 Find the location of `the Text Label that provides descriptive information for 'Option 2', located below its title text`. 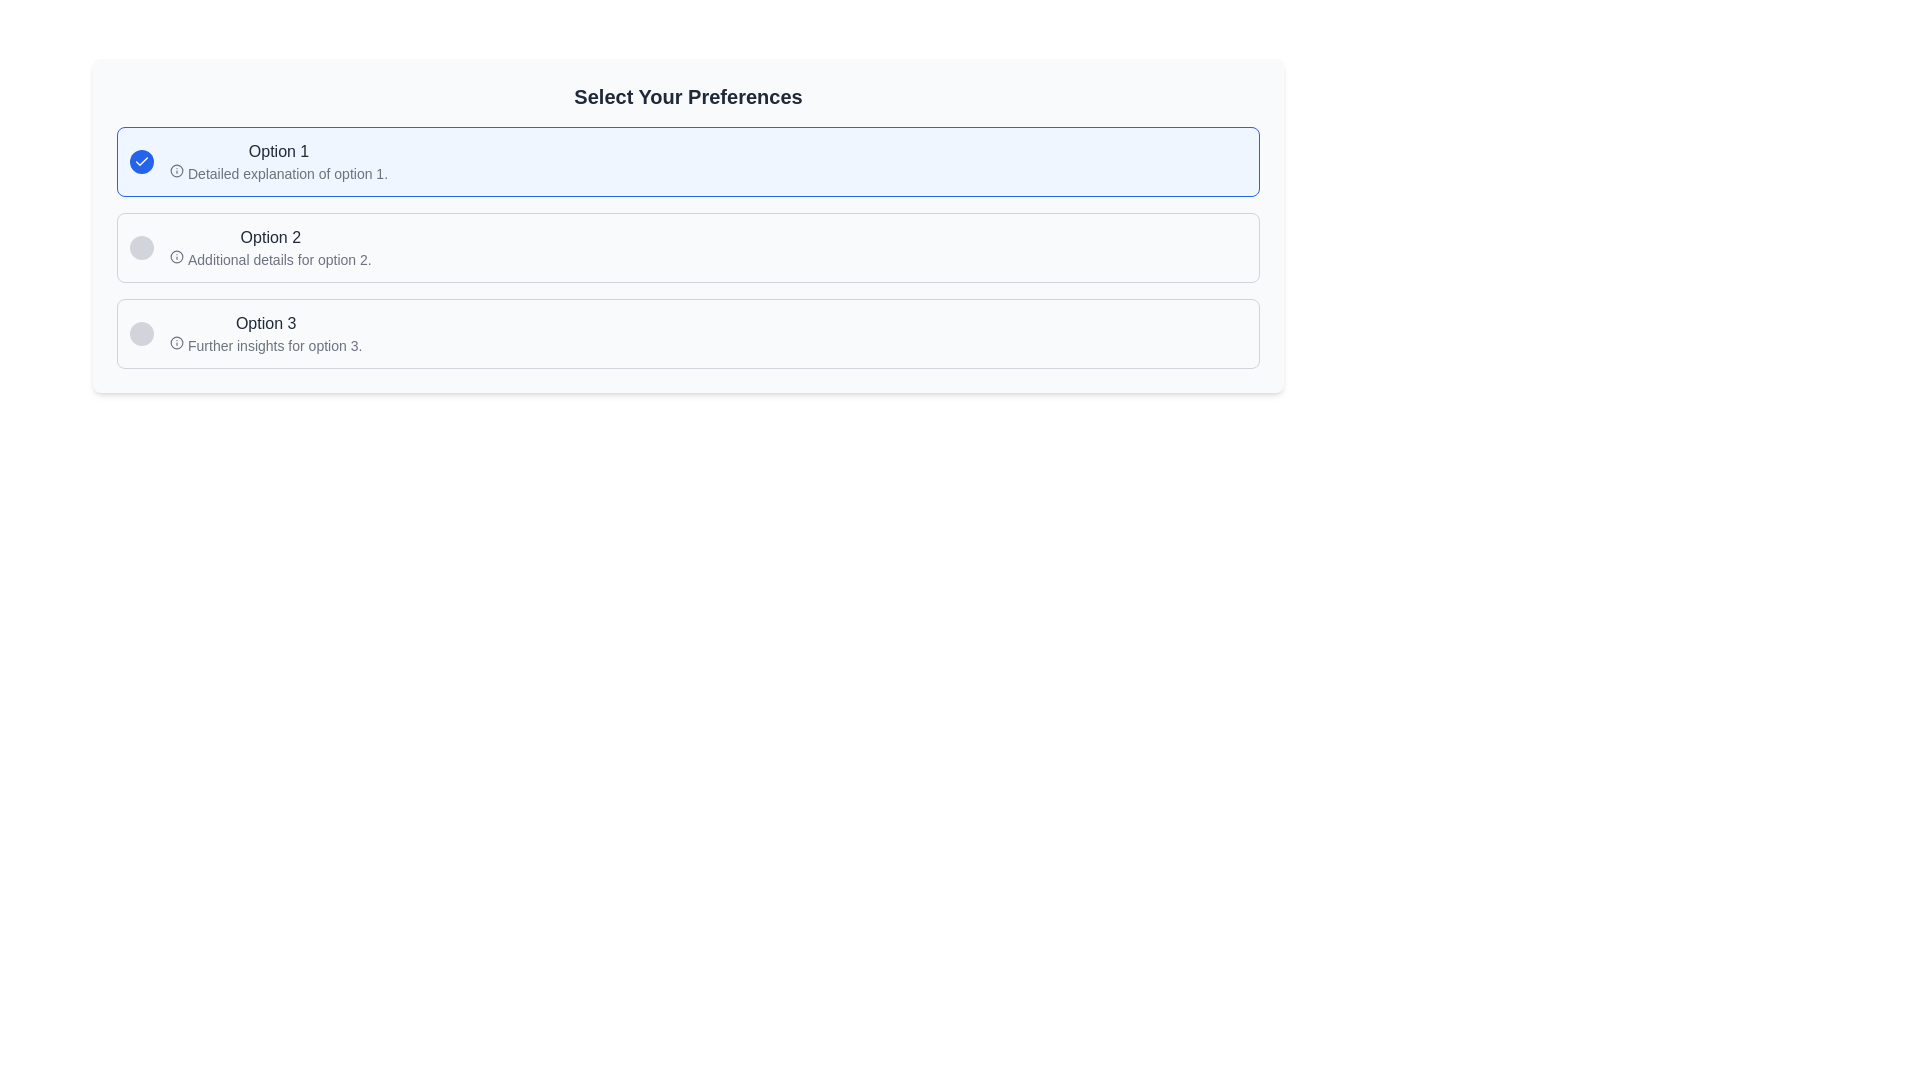

the Text Label that provides descriptive information for 'Option 2', located below its title text is located at coordinates (269, 258).